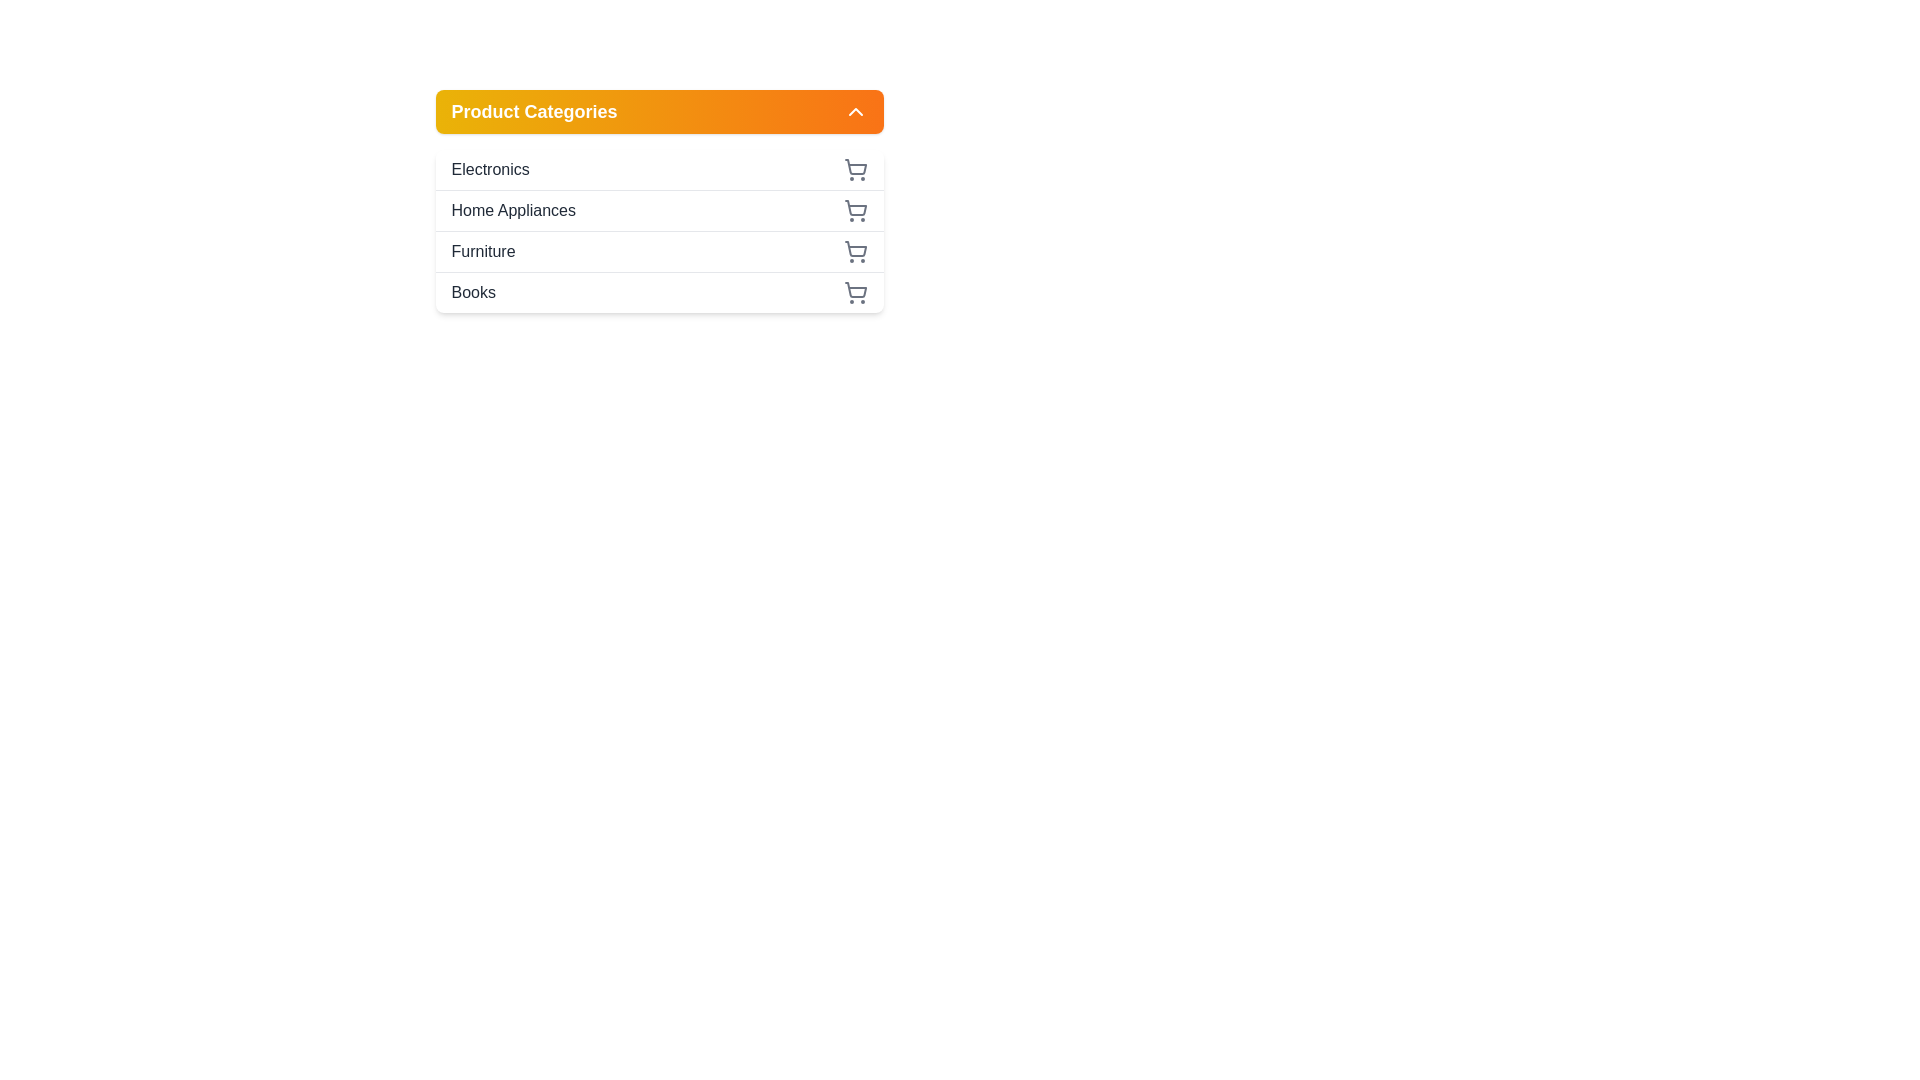  Describe the element at coordinates (855, 290) in the screenshot. I see `the 'Add to Cart' icon for the 'Books' category` at that location.